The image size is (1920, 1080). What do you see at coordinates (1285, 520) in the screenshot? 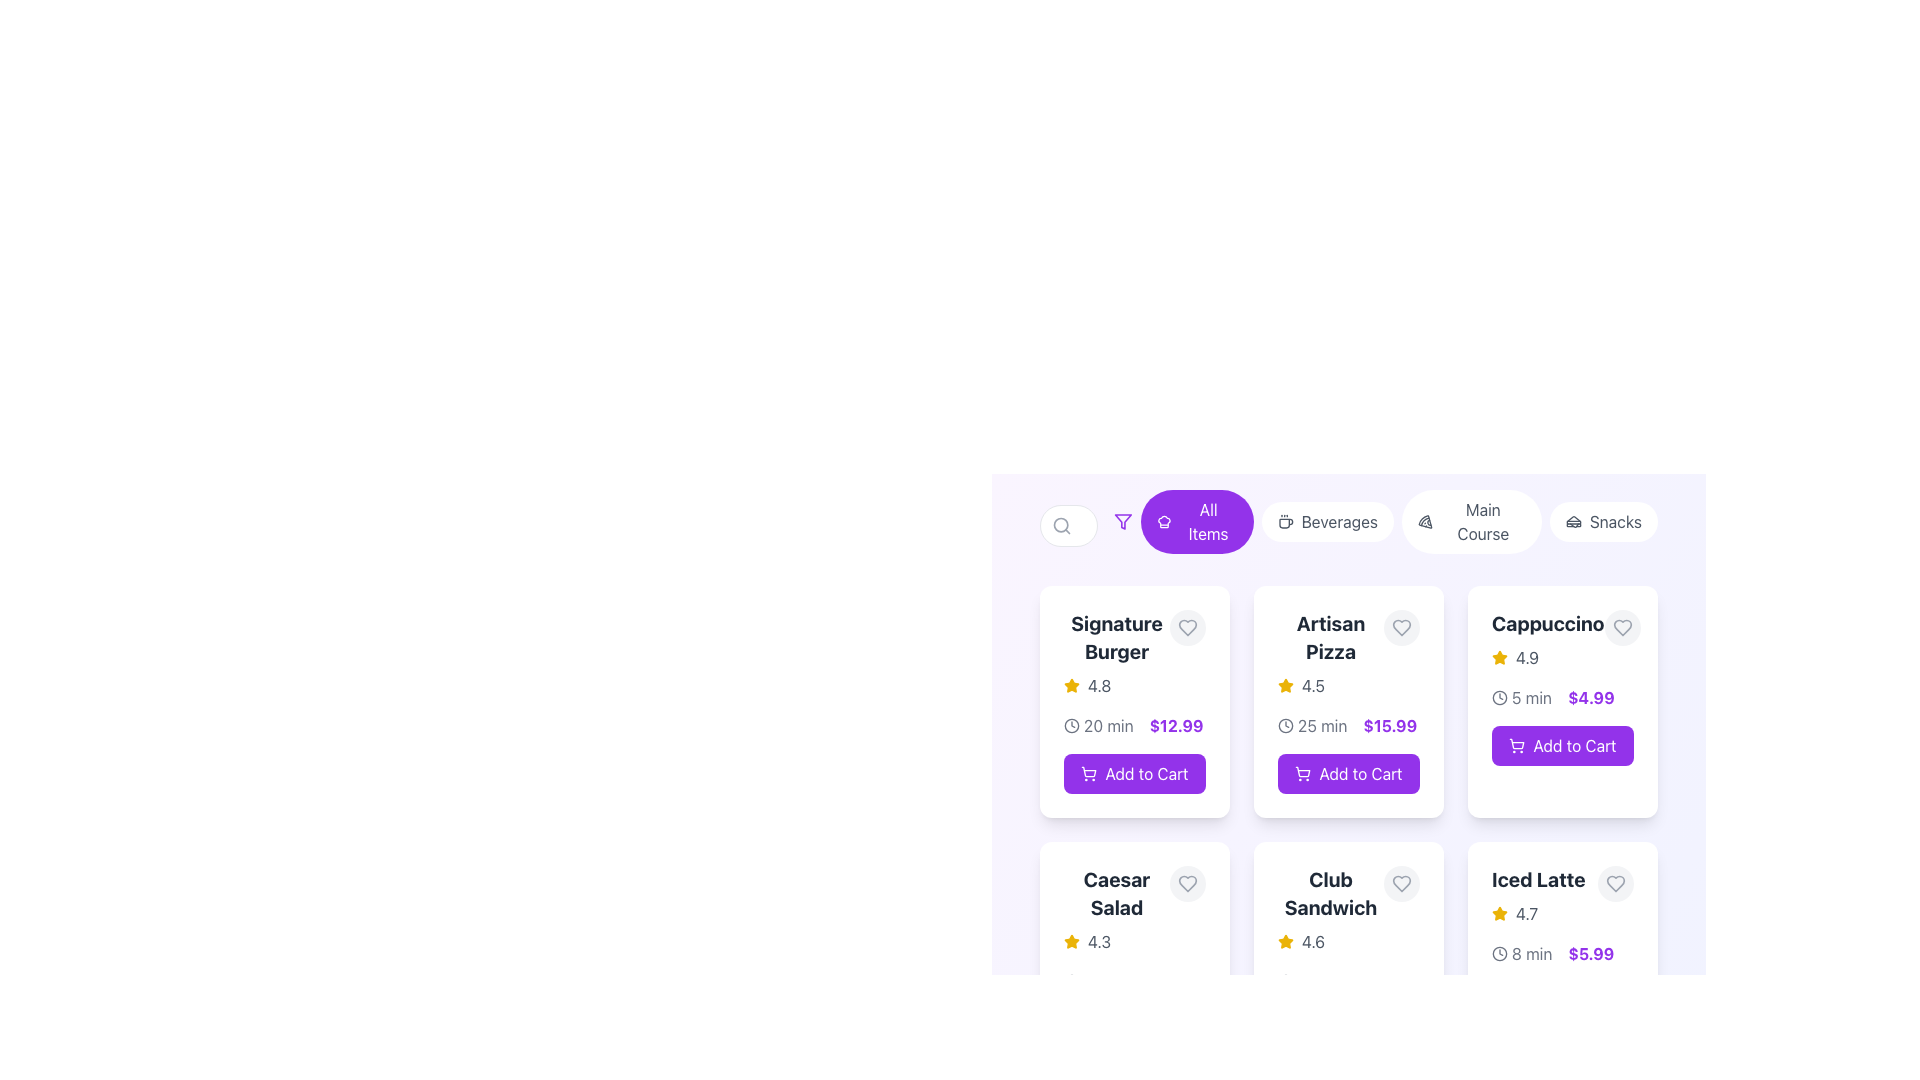
I see `the coffee cup icon representing the 'Beverages' category` at bounding box center [1285, 520].